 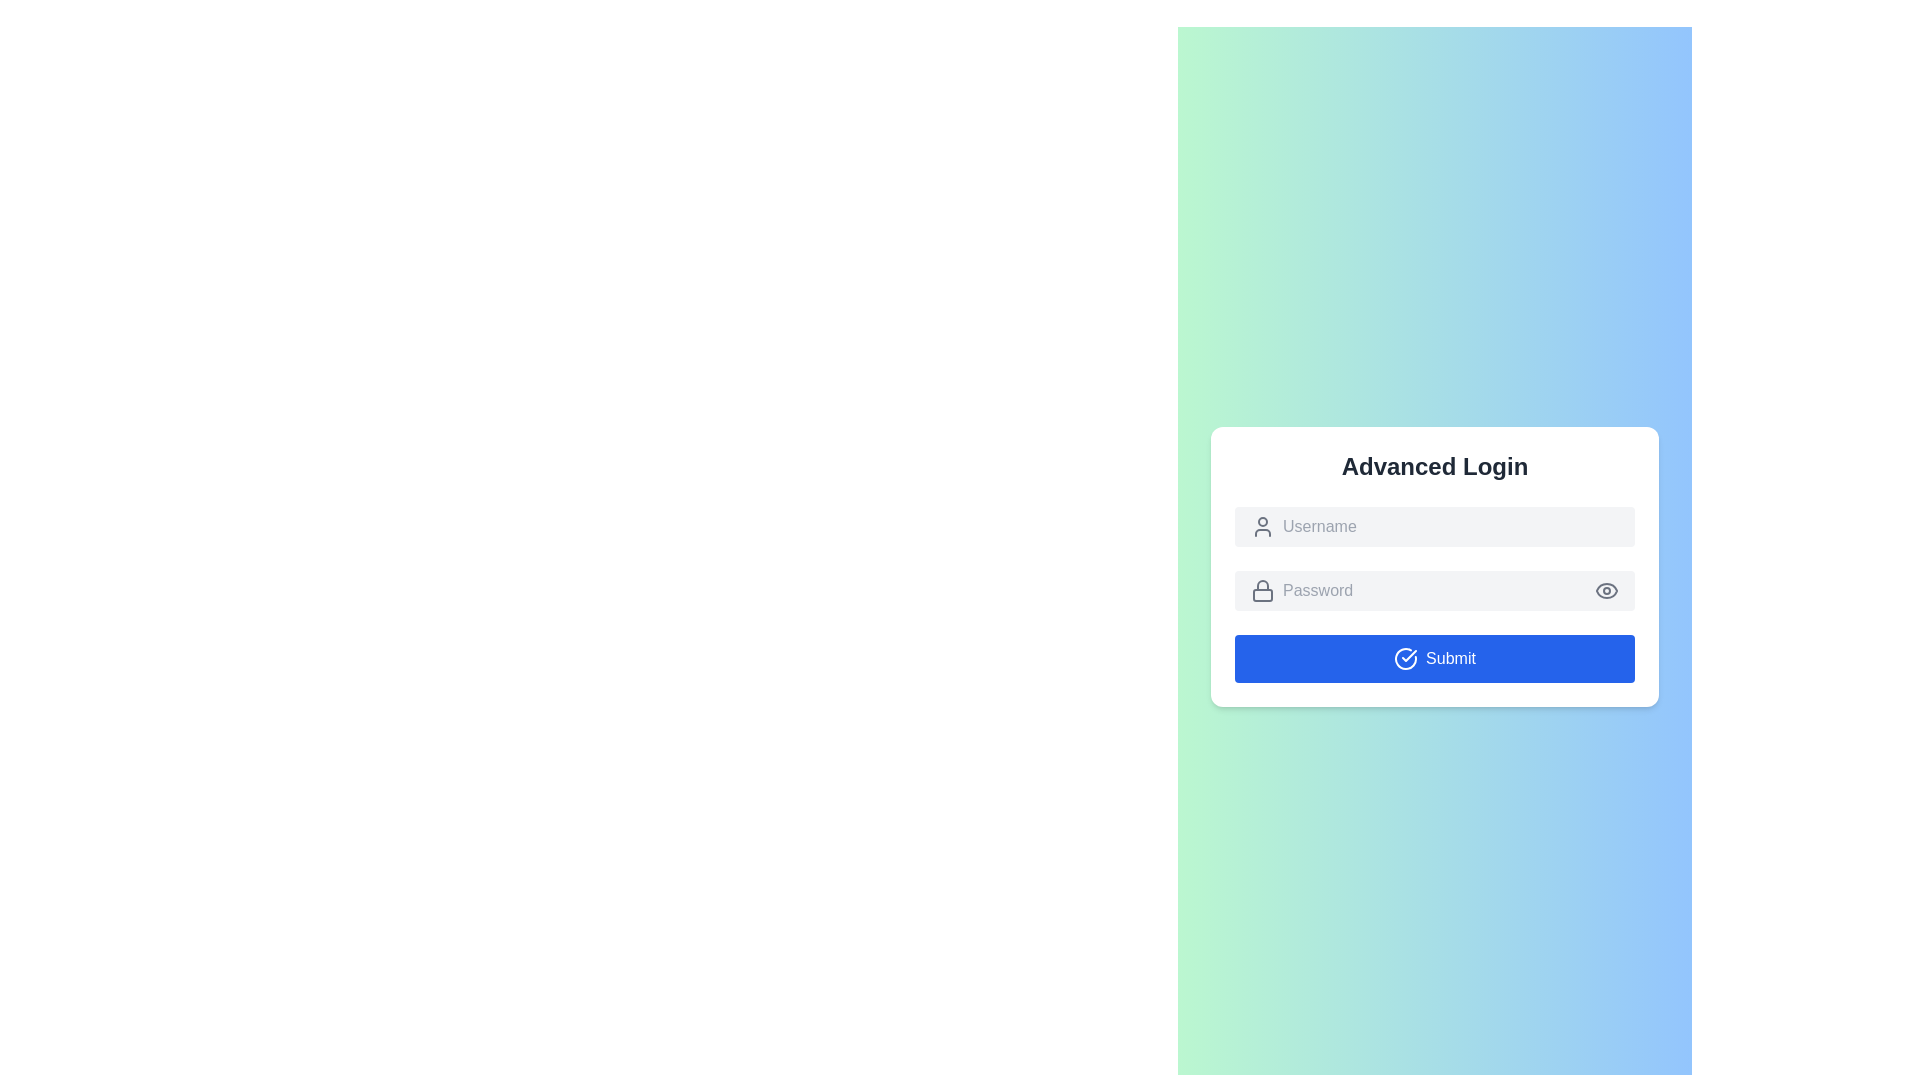 I want to click on the 'Submit' button with a bright blue background and white text, located below the password input field in the 'Advanced Login' form, so click(x=1434, y=659).